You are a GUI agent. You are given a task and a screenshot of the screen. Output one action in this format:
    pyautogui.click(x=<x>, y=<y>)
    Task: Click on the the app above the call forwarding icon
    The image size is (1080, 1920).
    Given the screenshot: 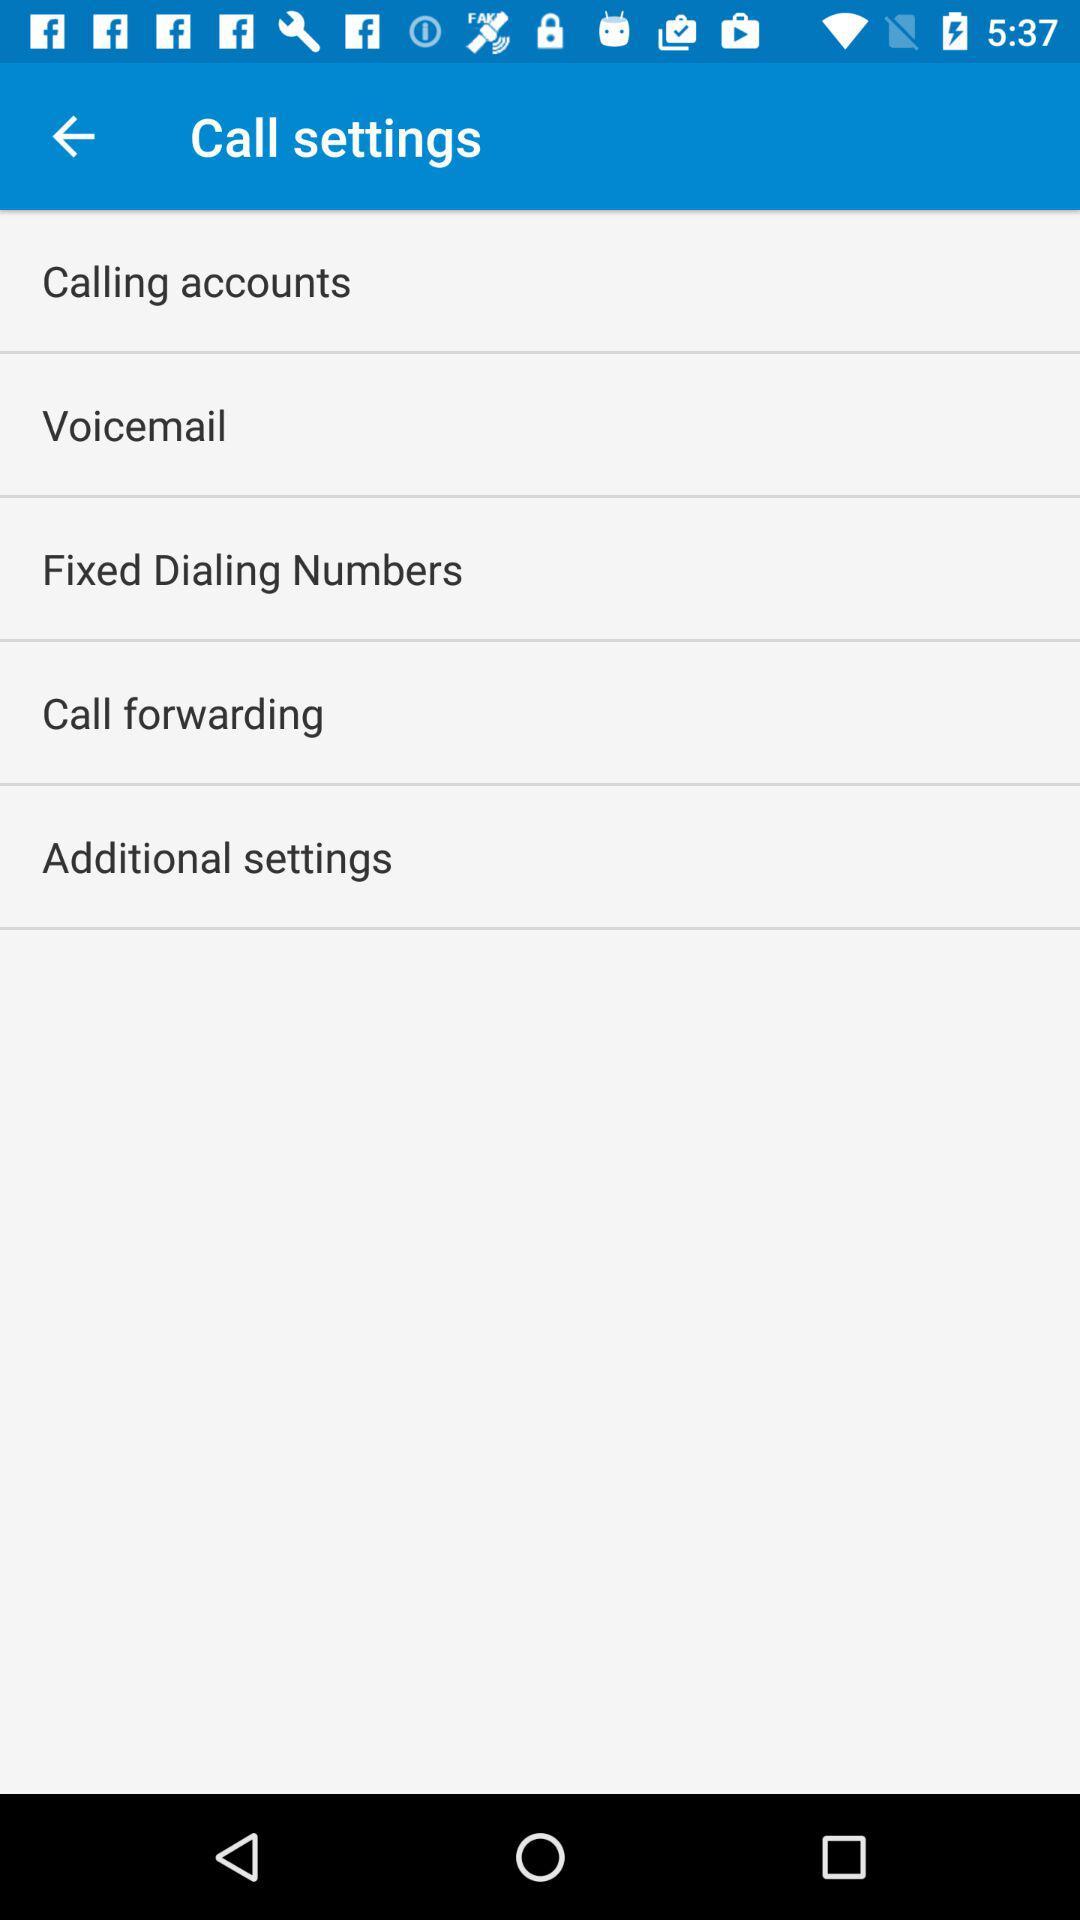 What is the action you would take?
    pyautogui.click(x=251, y=567)
    